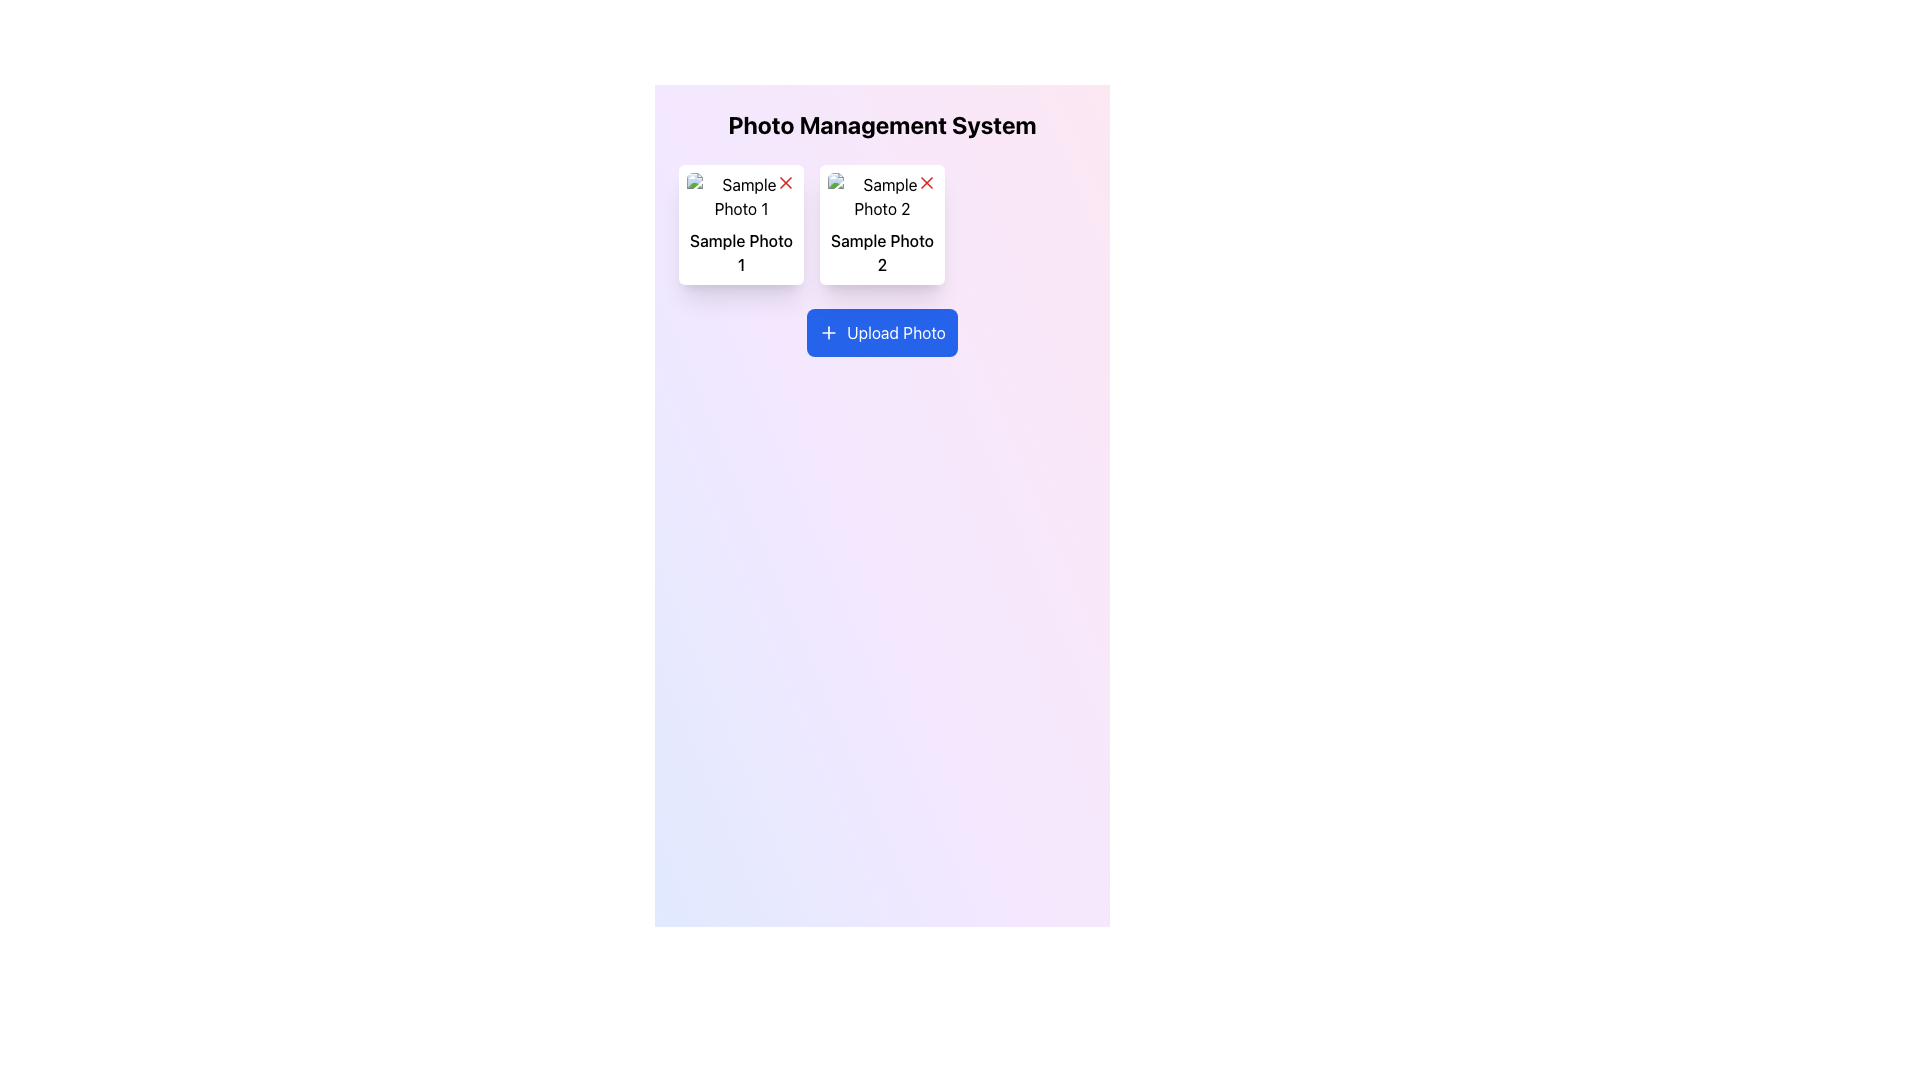  What do you see at coordinates (881, 331) in the screenshot?
I see `the 'Upload Photo' button, which is a rectangular button with a rounded border and a vivid blue background, located below two photo preview cards` at bounding box center [881, 331].